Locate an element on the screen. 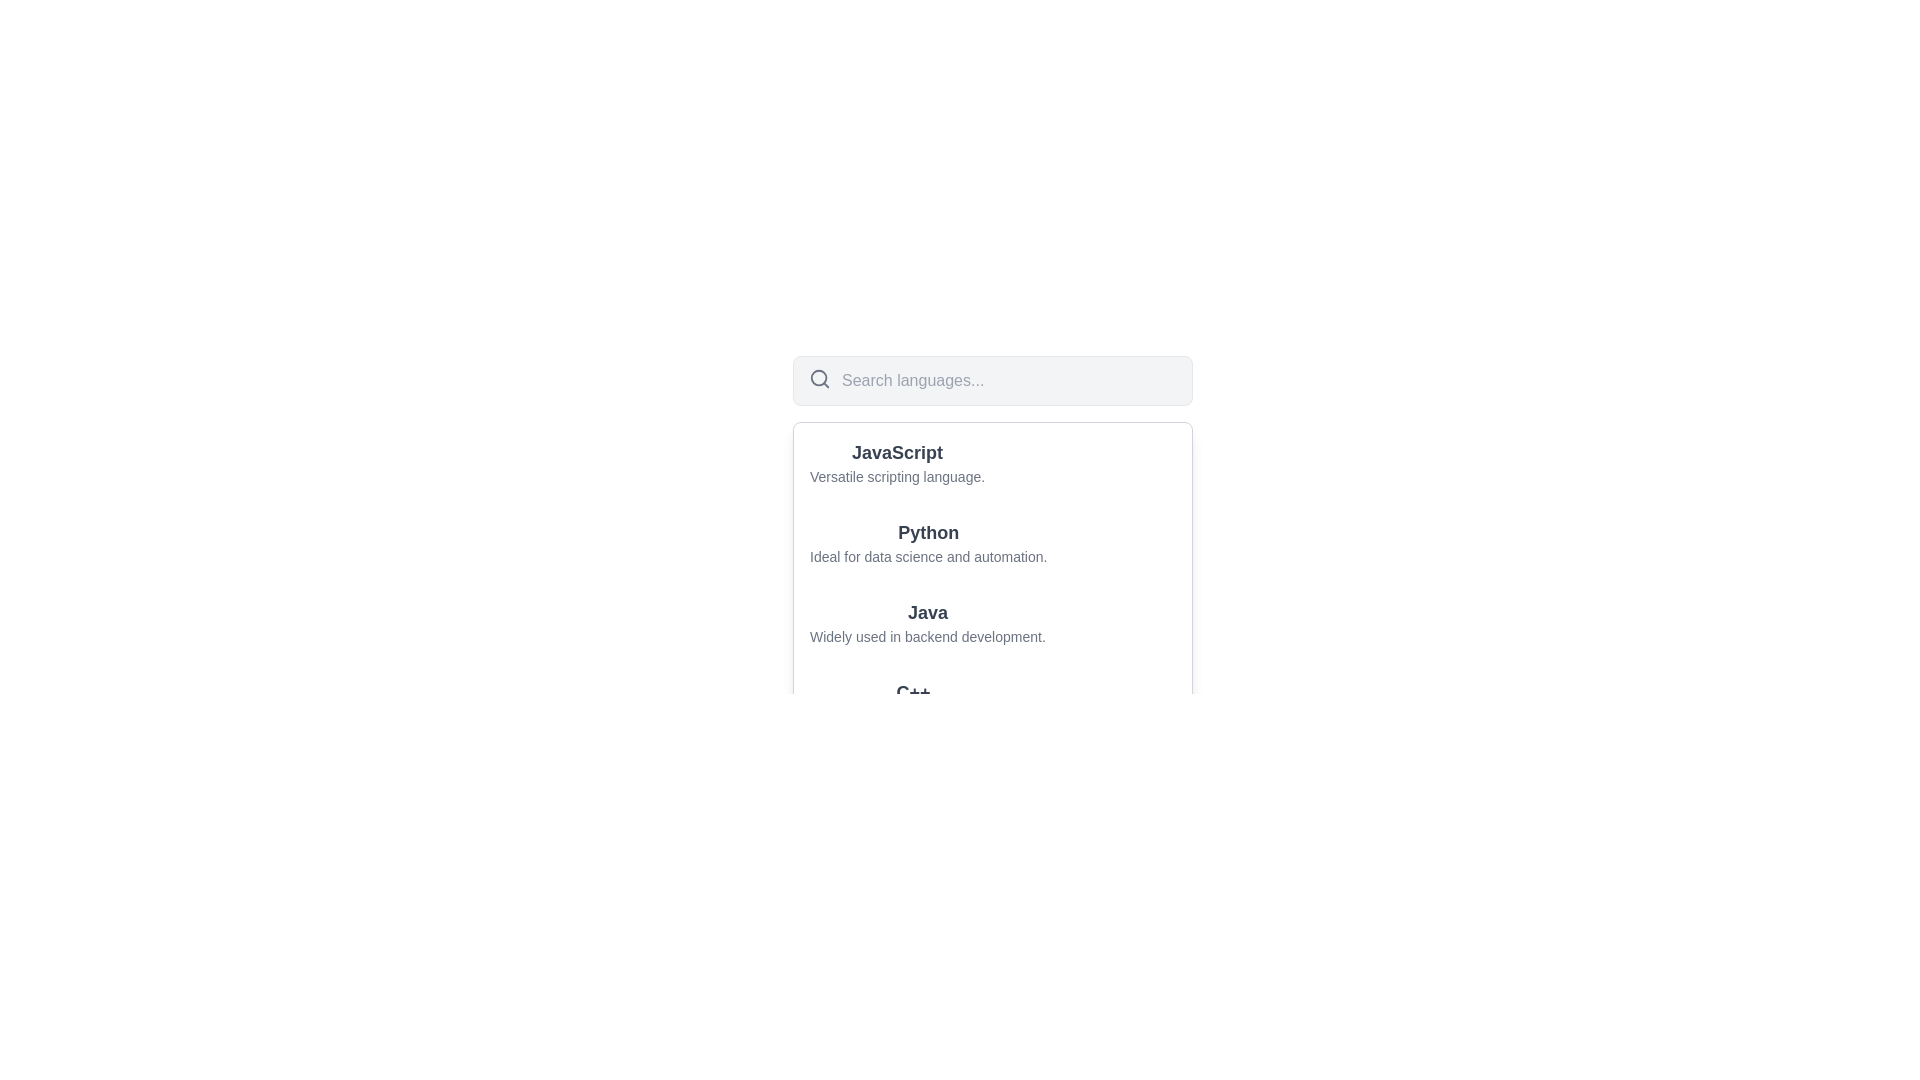  the details of the static text label displaying 'Java' with the description 'Widely used in backend development.' is located at coordinates (993, 622).